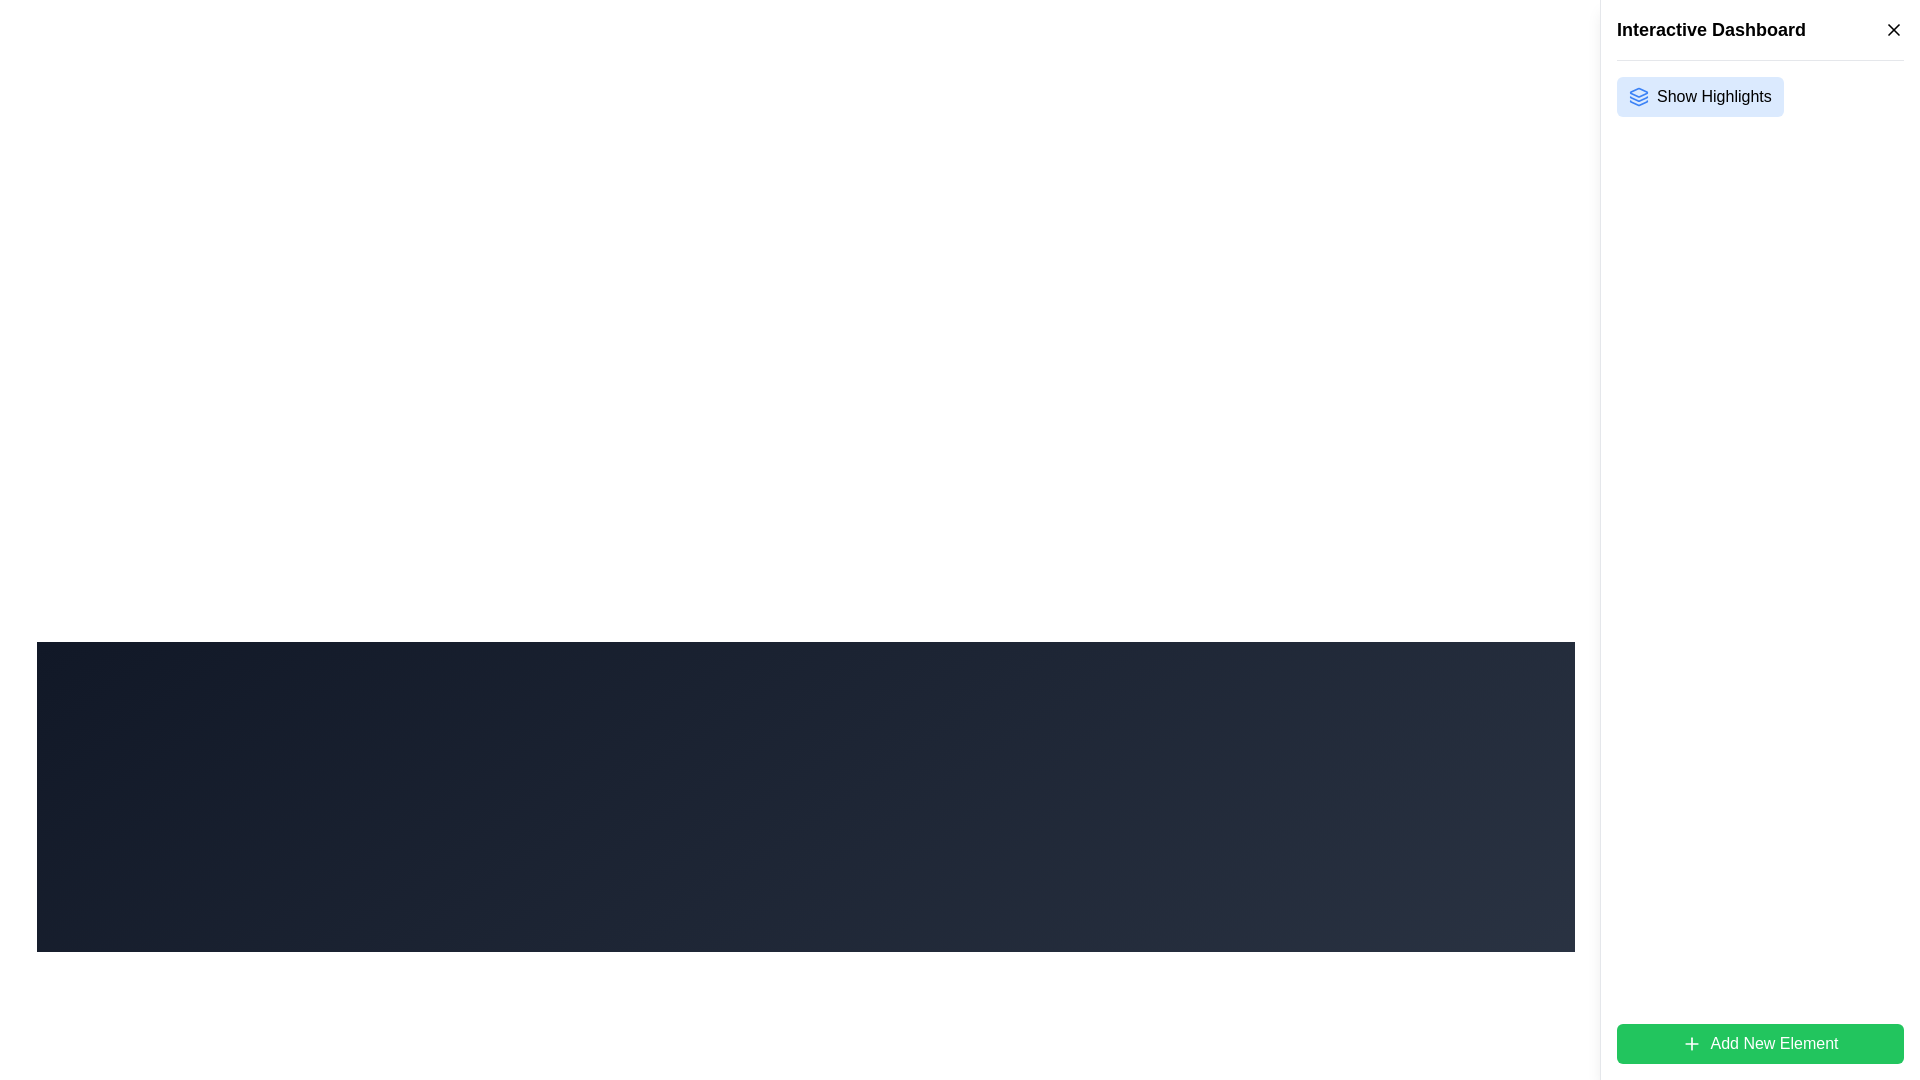 Image resolution: width=1920 pixels, height=1080 pixels. Describe the element at coordinates (1760, 96) in the screenshot. I see `the 'Show Highlights' button with a light blue background and rounded corners, located below the 'Interactive Dashboard' header` at that location.